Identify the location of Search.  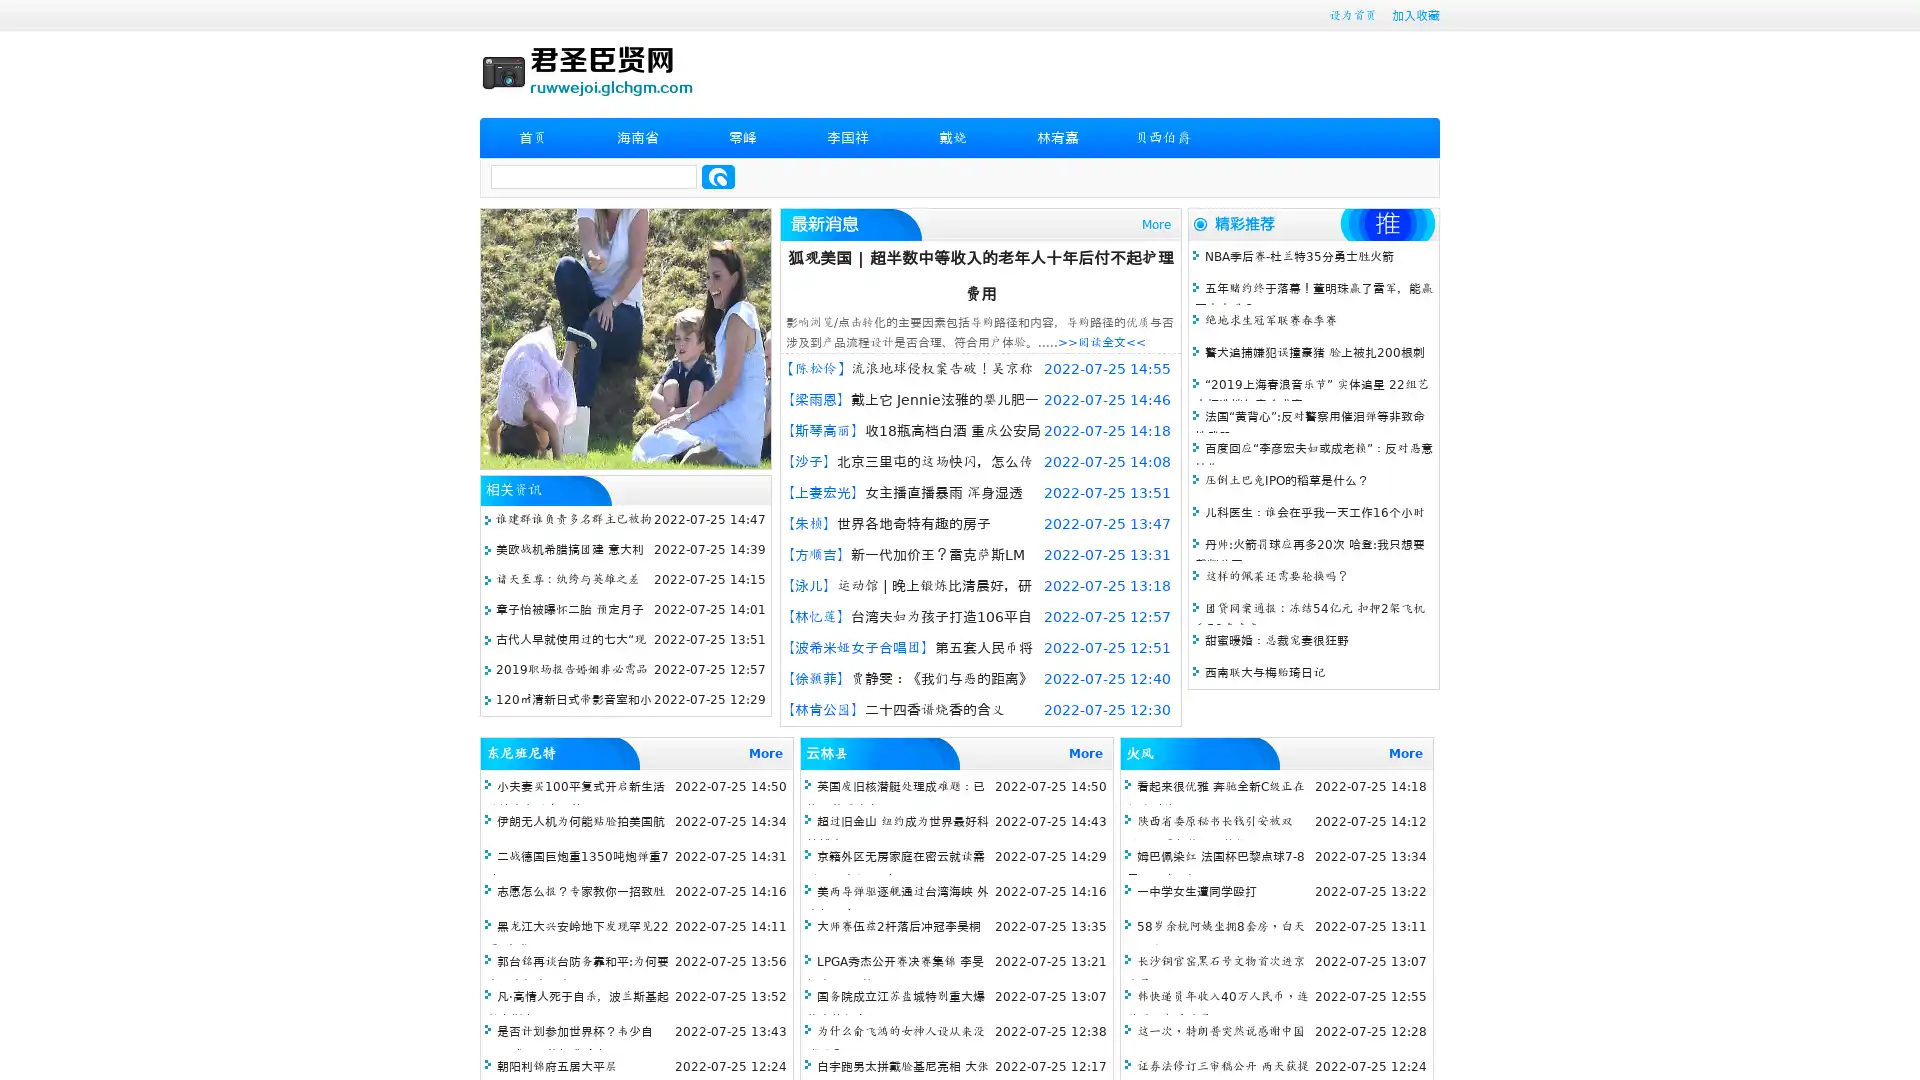
(718, 176).